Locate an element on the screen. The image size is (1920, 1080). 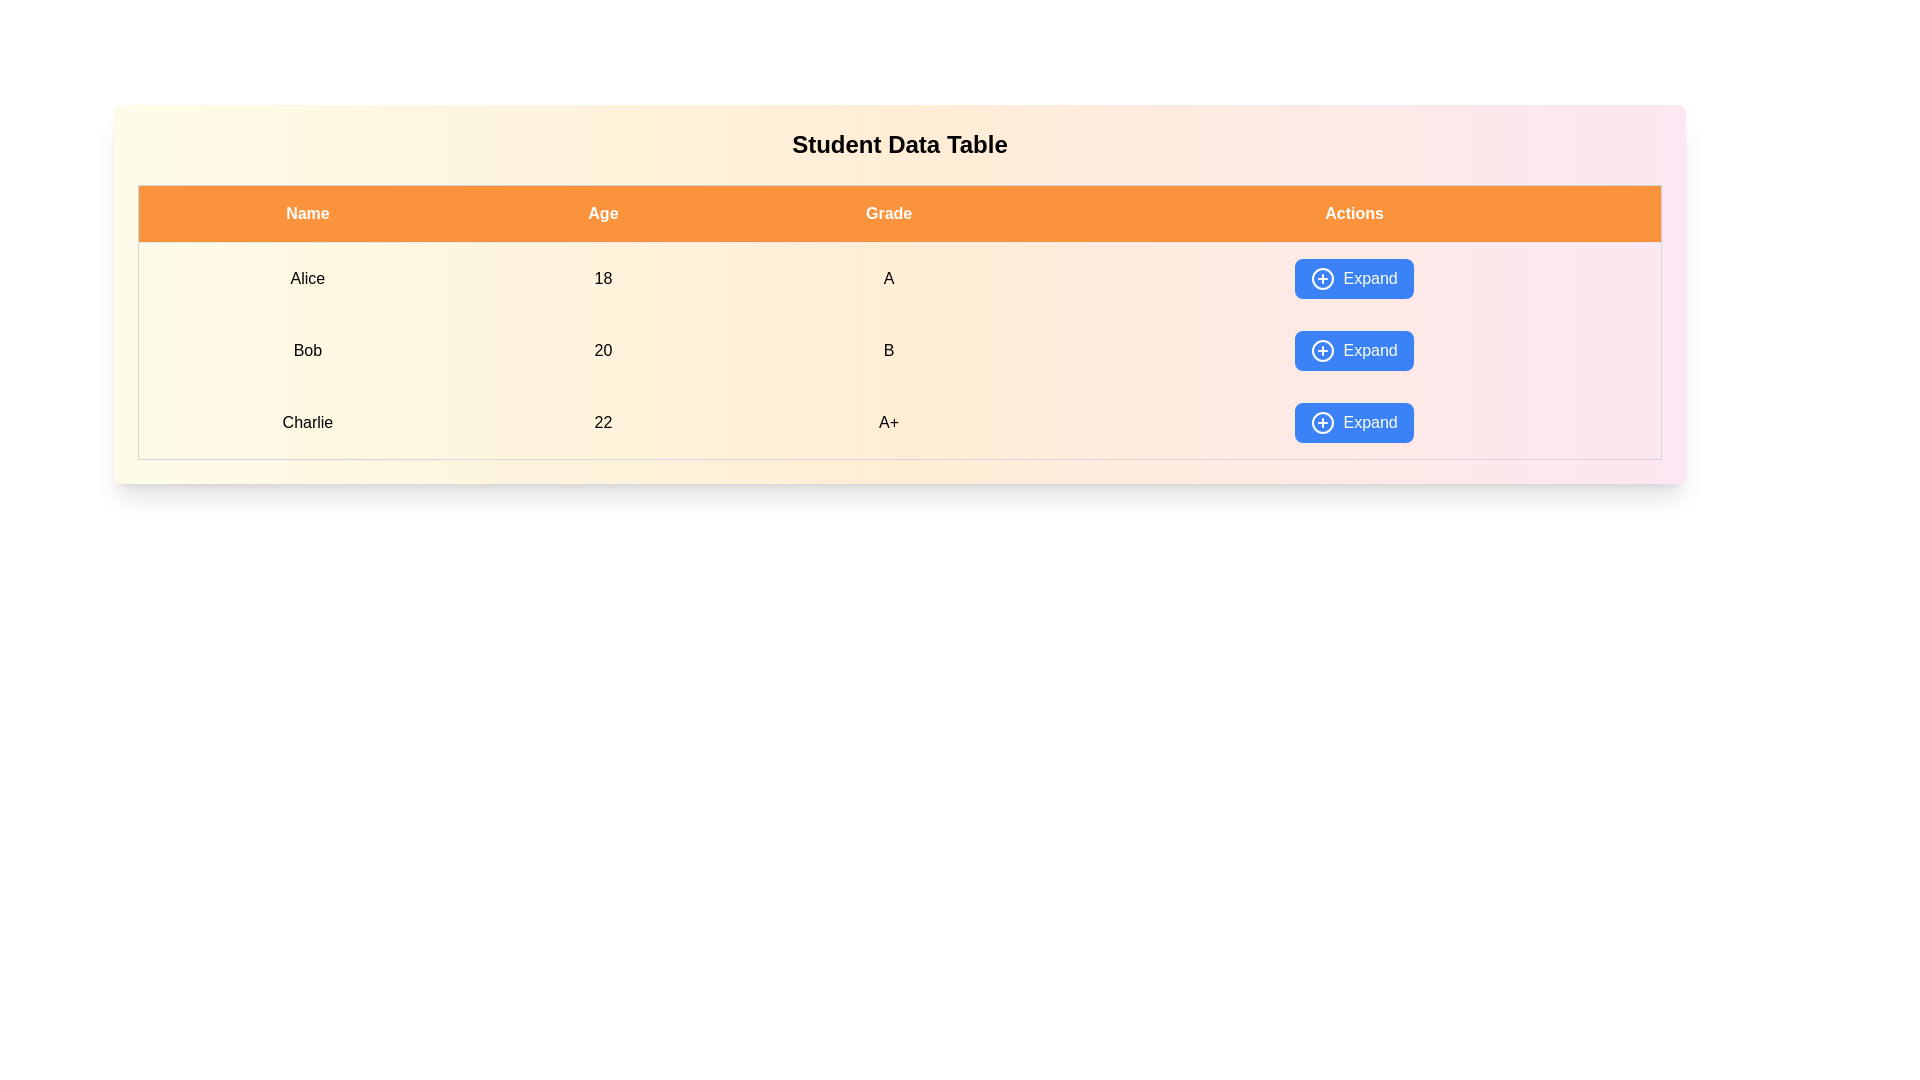
the static text label displaying the grade value located in the third row and third column of the table, aligned with 'Charlie' and '22' is located at coordinates (888, 422).